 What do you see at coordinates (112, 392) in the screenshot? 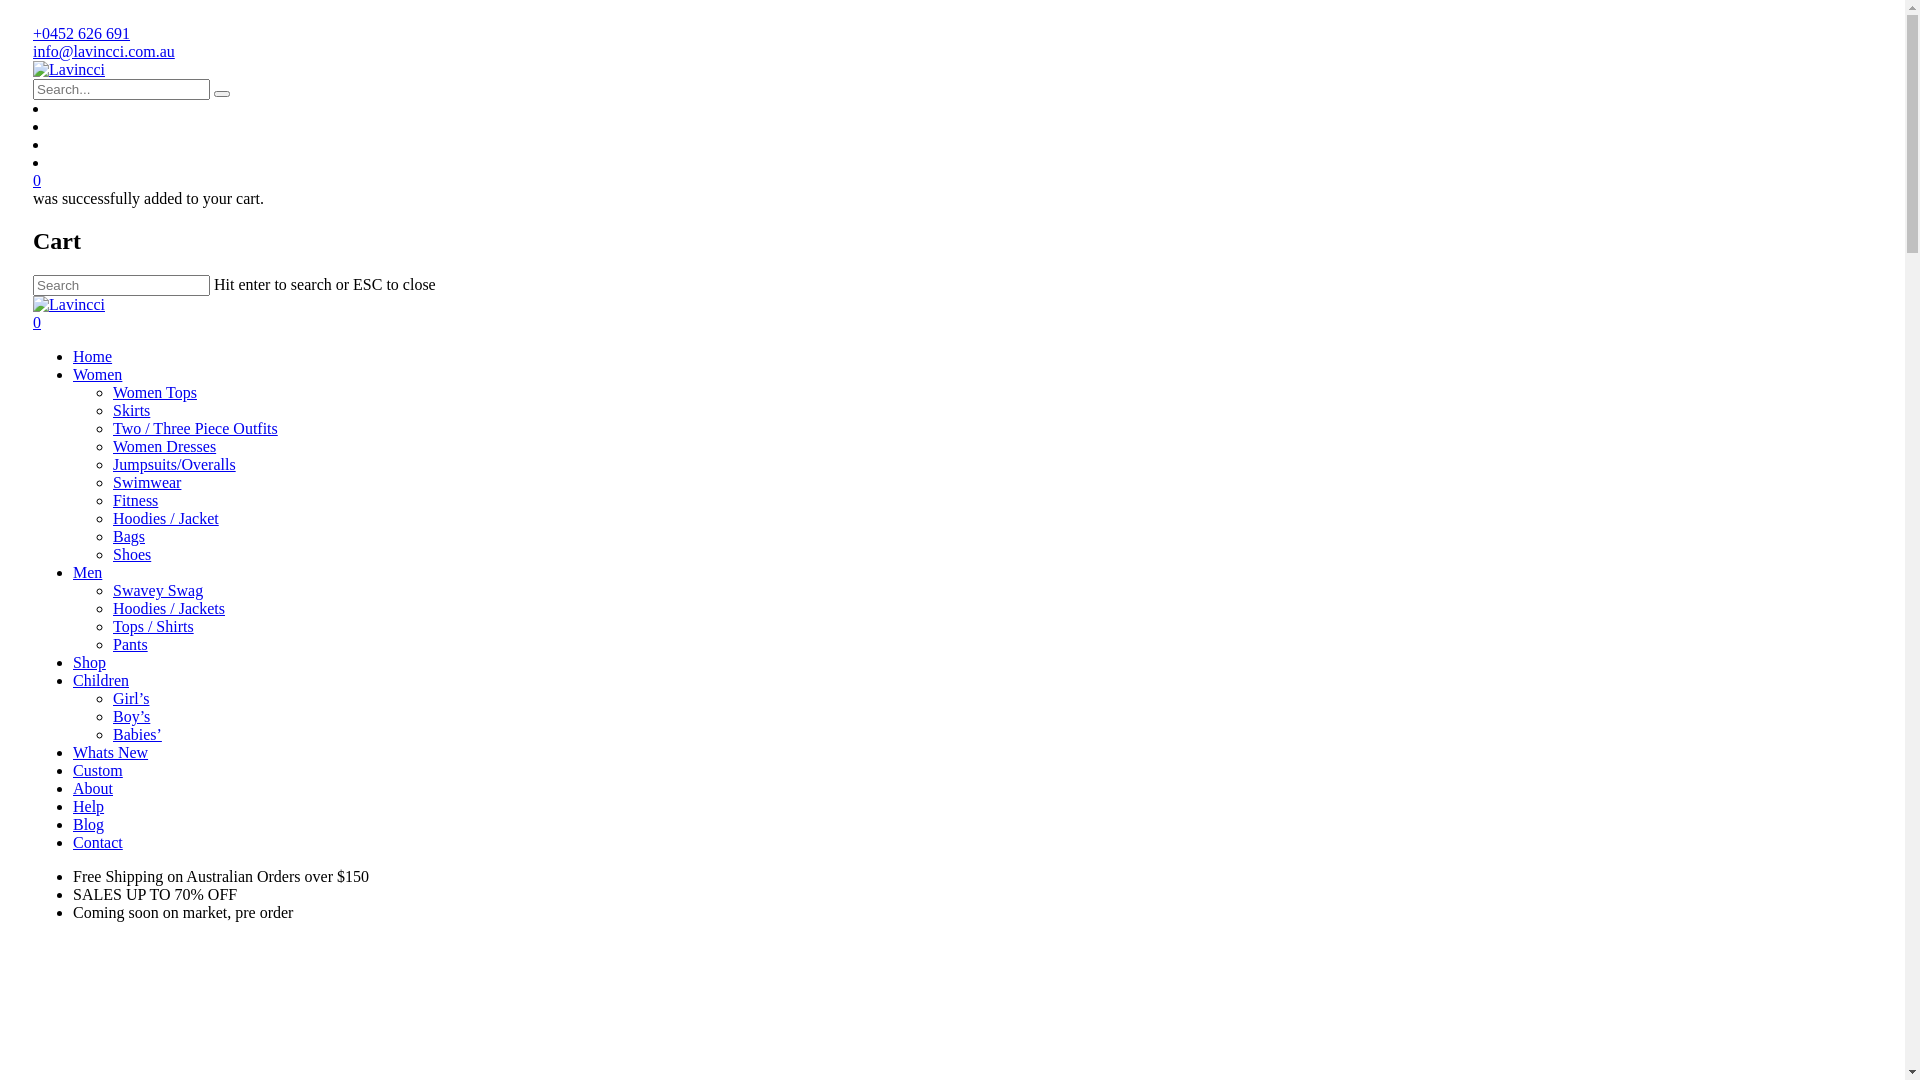
I see `'Women Tops'` at bounding box center [112, 392].